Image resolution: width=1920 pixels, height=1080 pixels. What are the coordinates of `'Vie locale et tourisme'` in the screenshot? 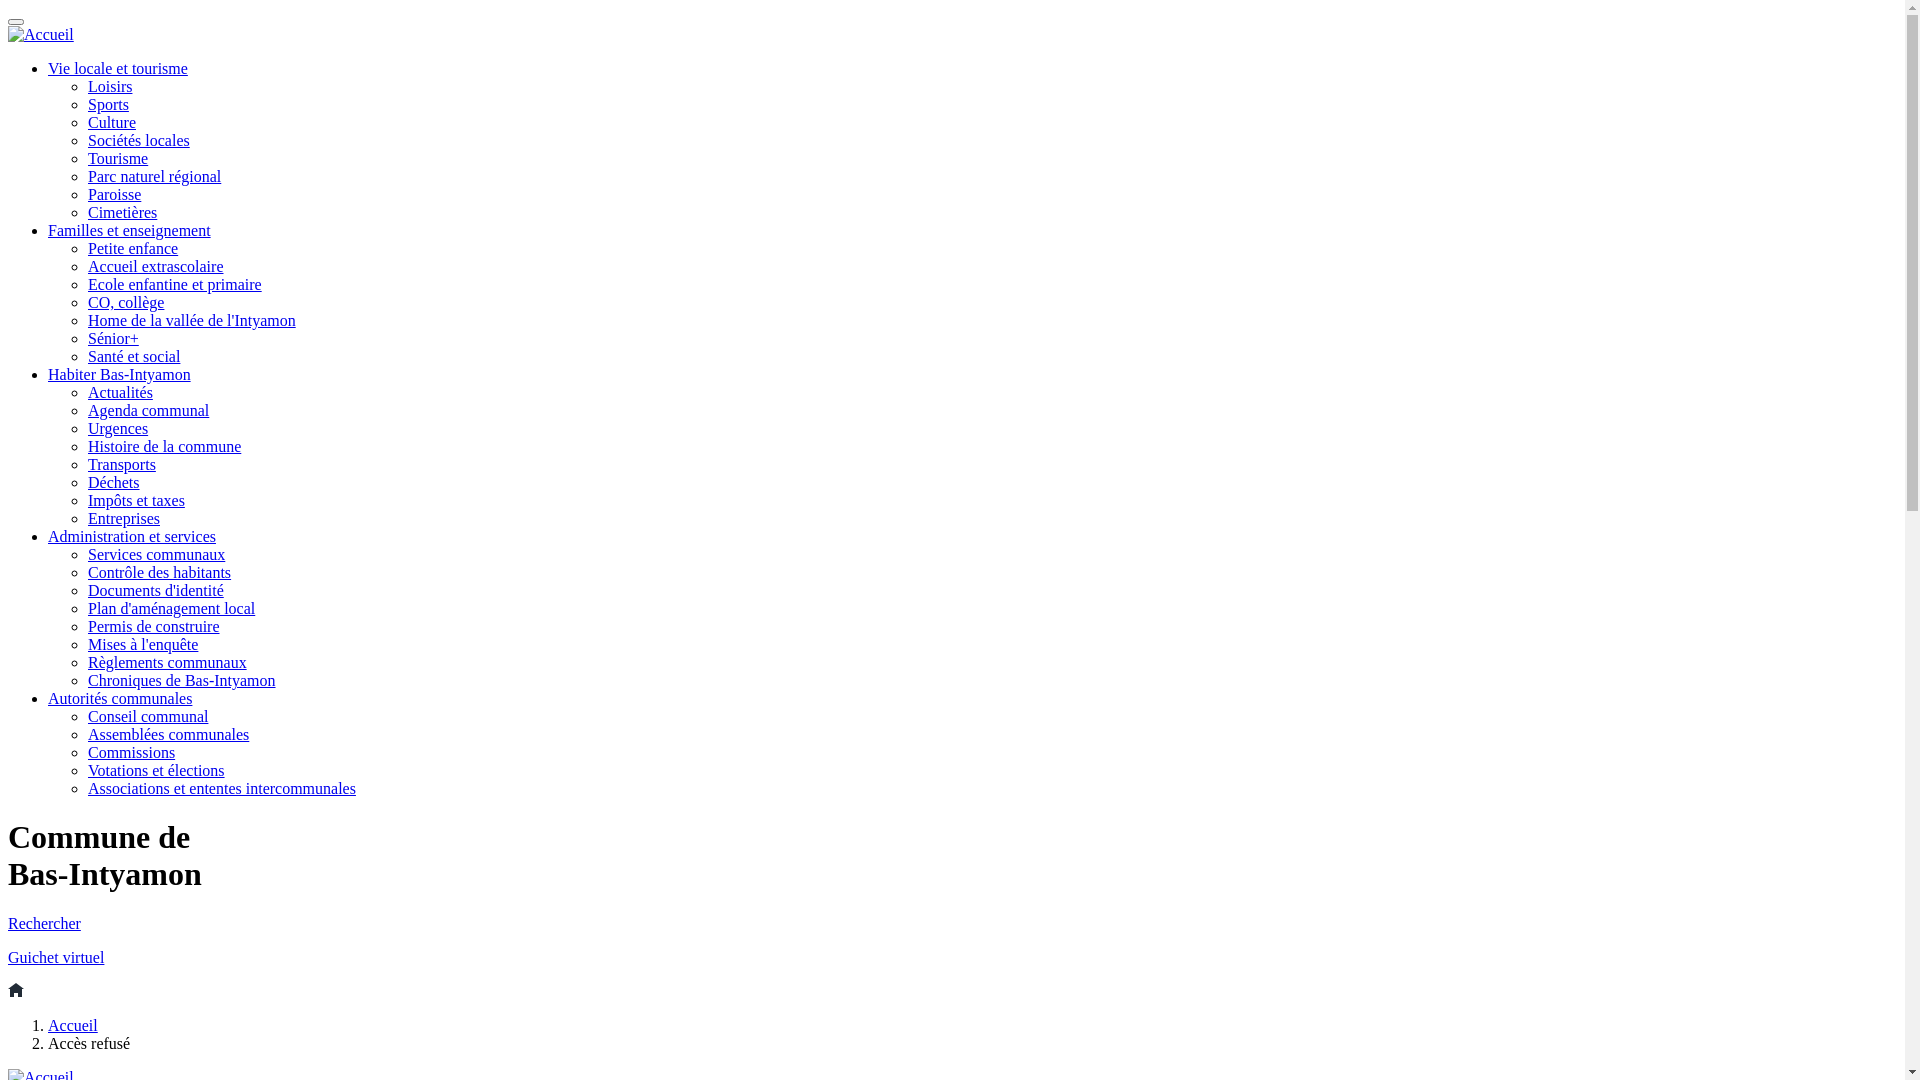 It's located at (48, 67).